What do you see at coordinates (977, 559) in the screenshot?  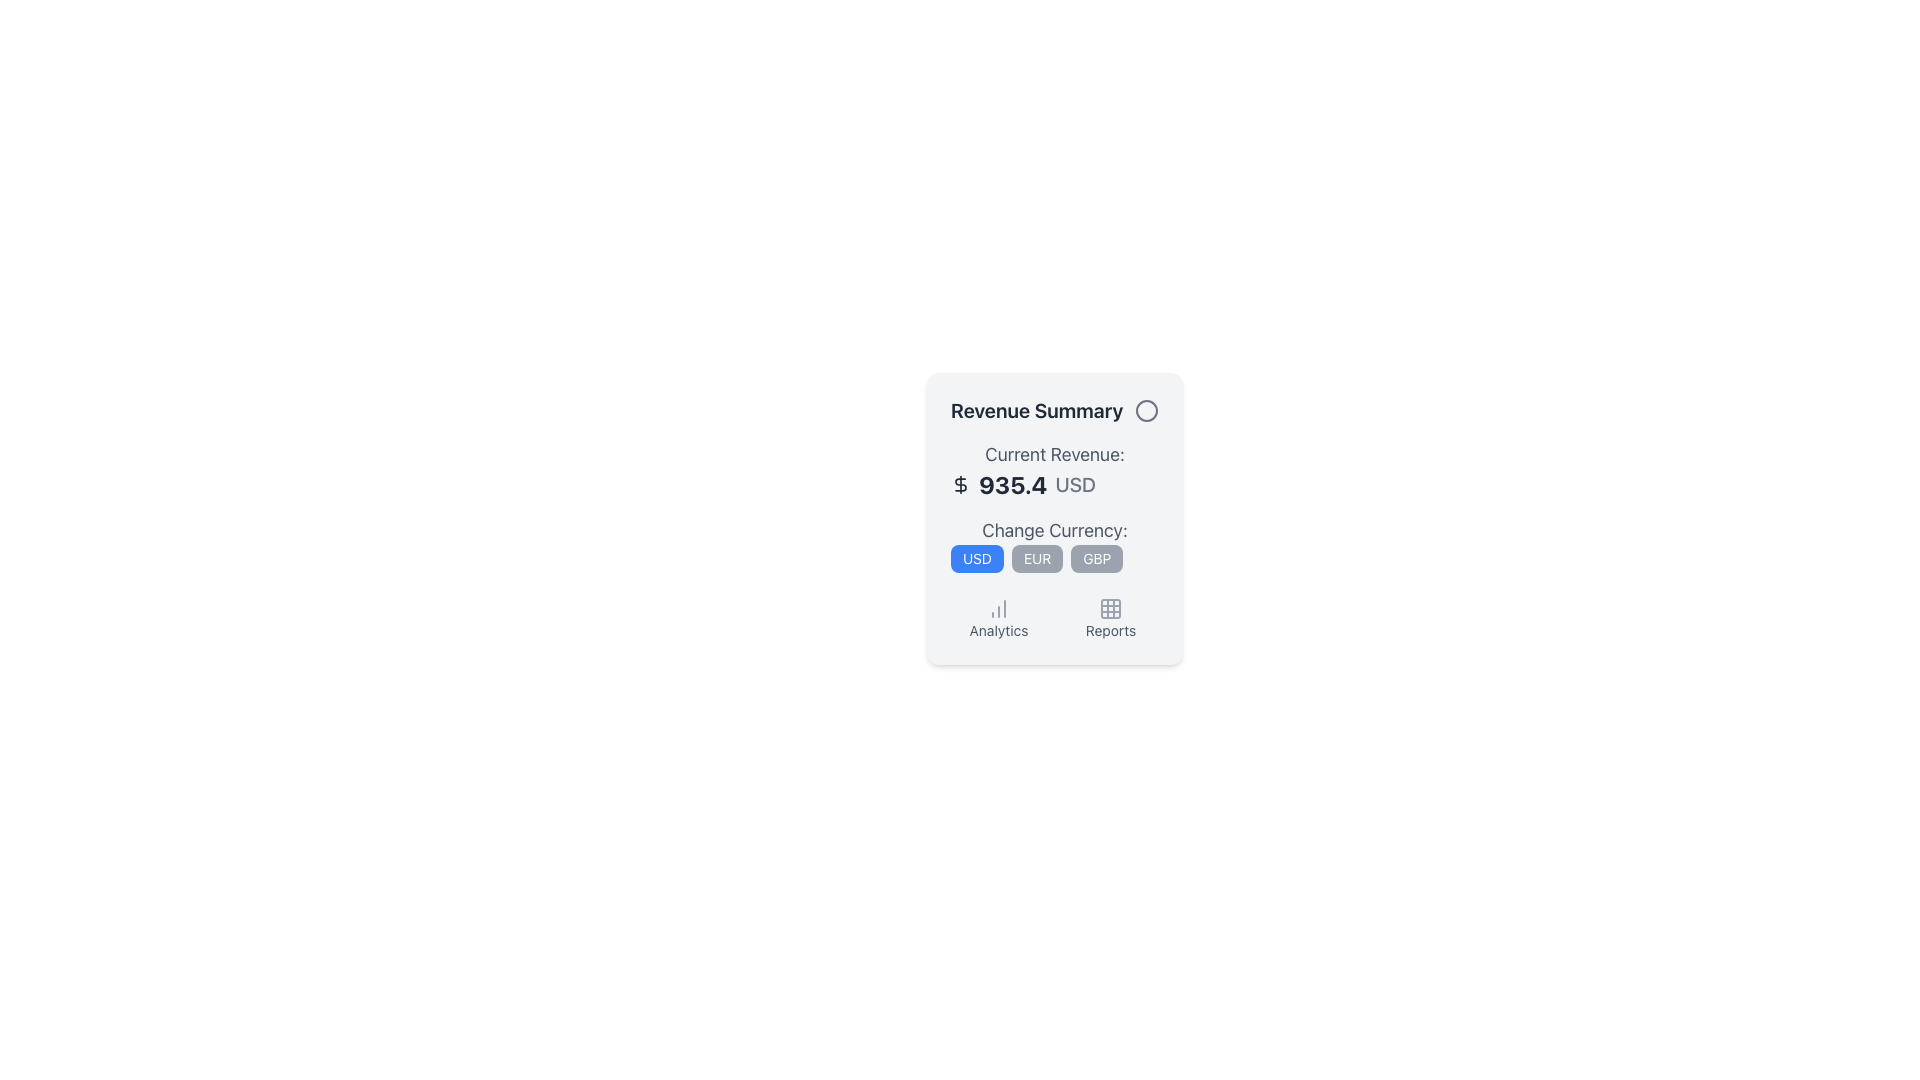 I see `the blue 'USD' button located in the lower-right section of the interface` at bounding box center [977, 559].